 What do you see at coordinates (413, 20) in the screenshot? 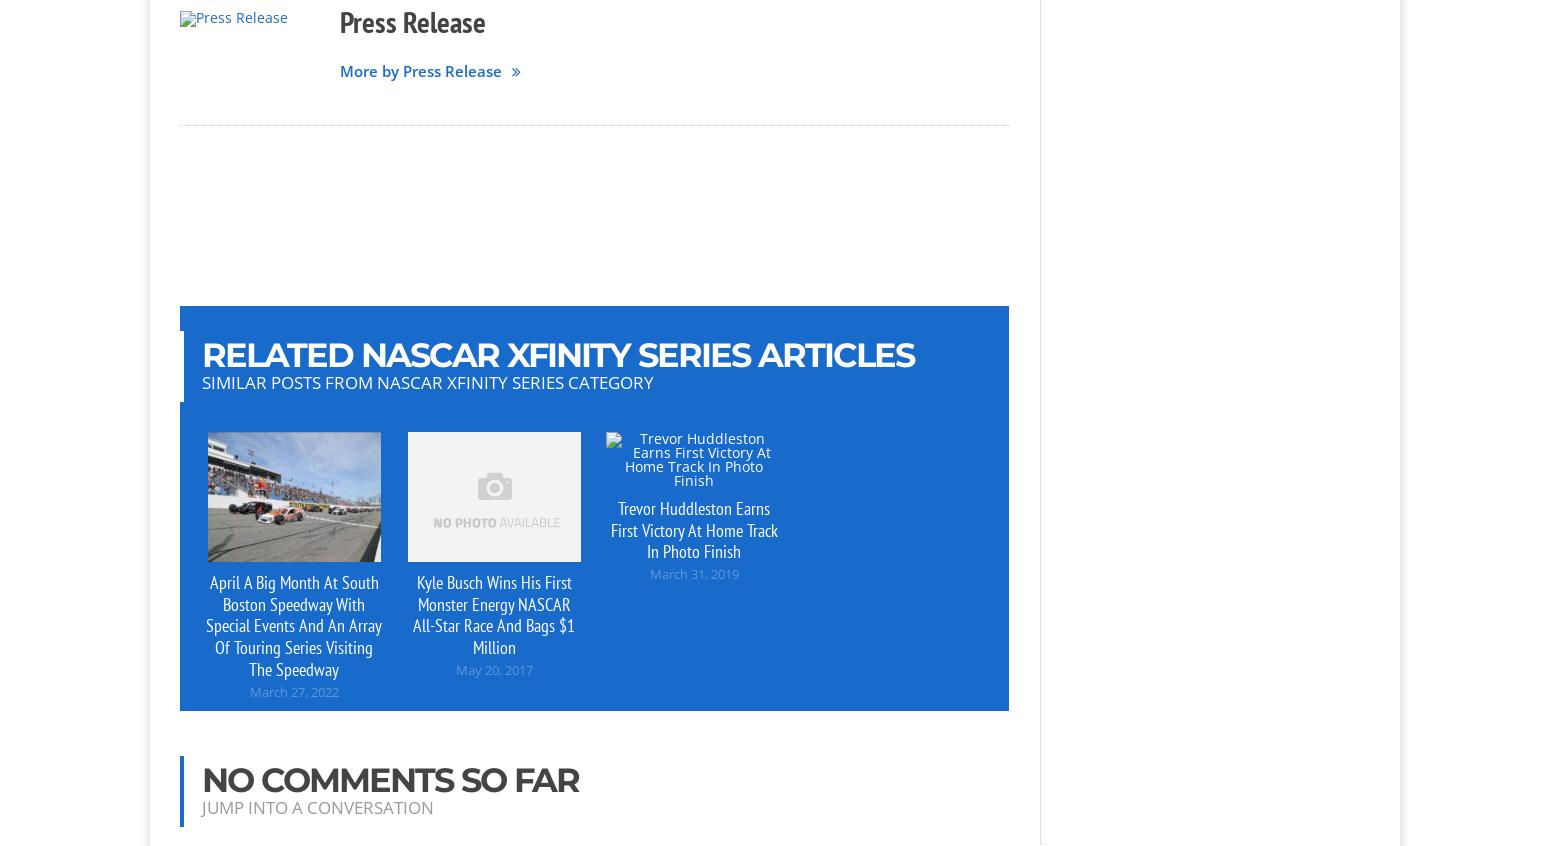
I see `'Press Release'` at bounding box center [413, 20].